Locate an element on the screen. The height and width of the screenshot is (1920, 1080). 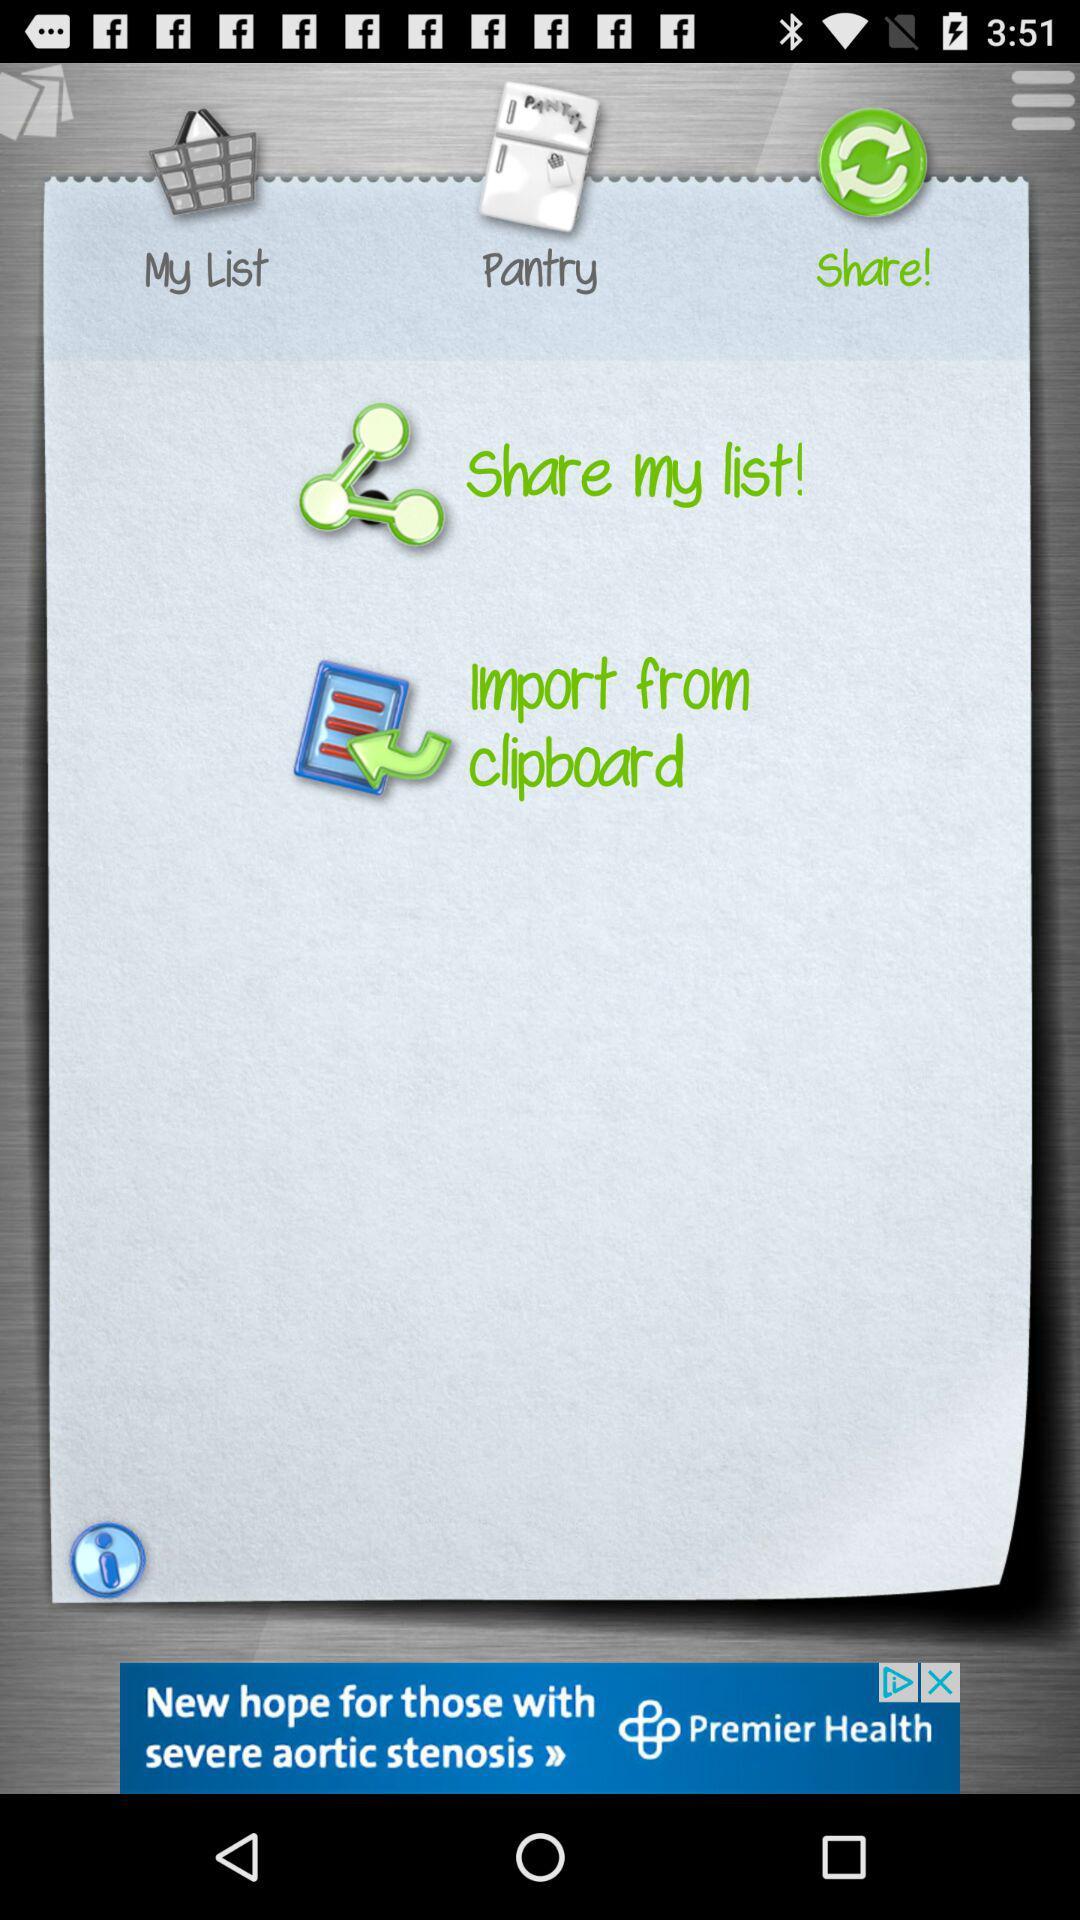
menu icon is located at coordinates (1033, 109).